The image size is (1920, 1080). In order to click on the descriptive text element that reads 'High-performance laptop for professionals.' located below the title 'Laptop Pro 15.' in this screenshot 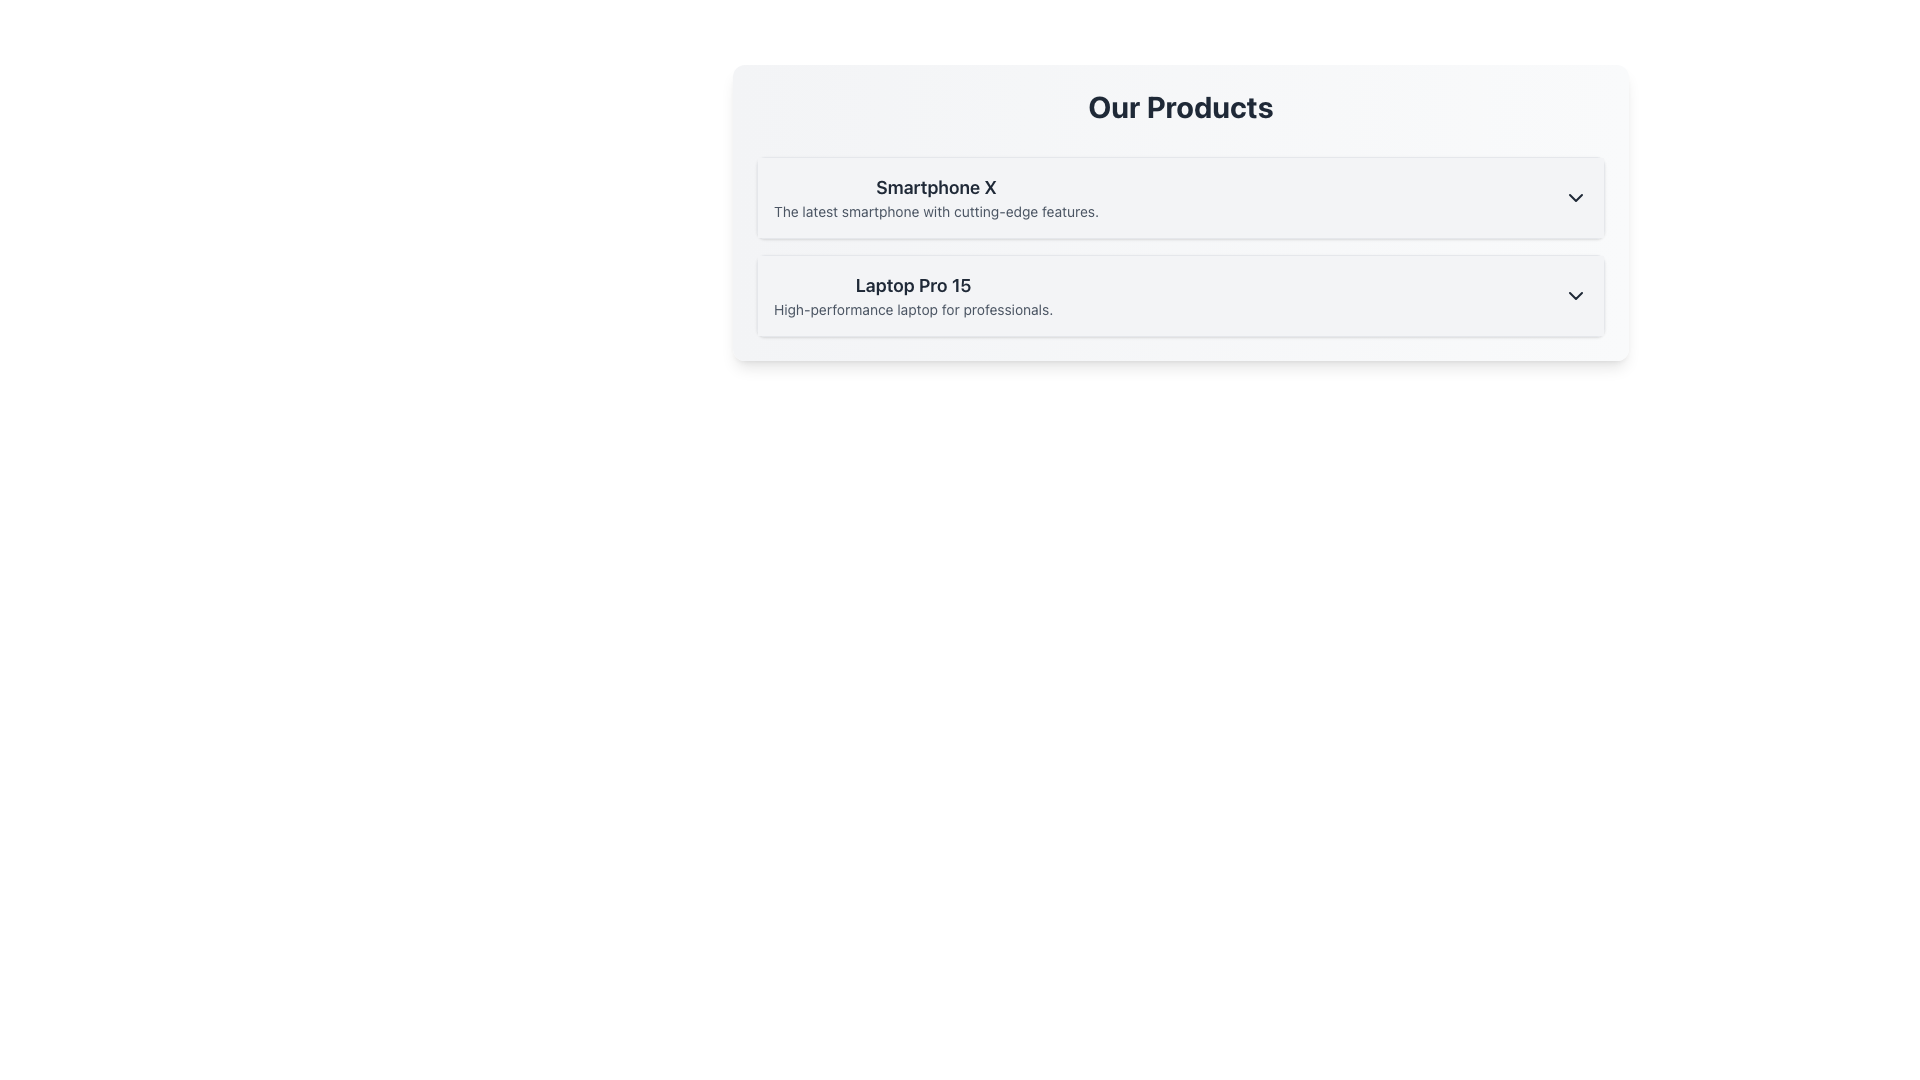, I will do `click(912, 309)`.